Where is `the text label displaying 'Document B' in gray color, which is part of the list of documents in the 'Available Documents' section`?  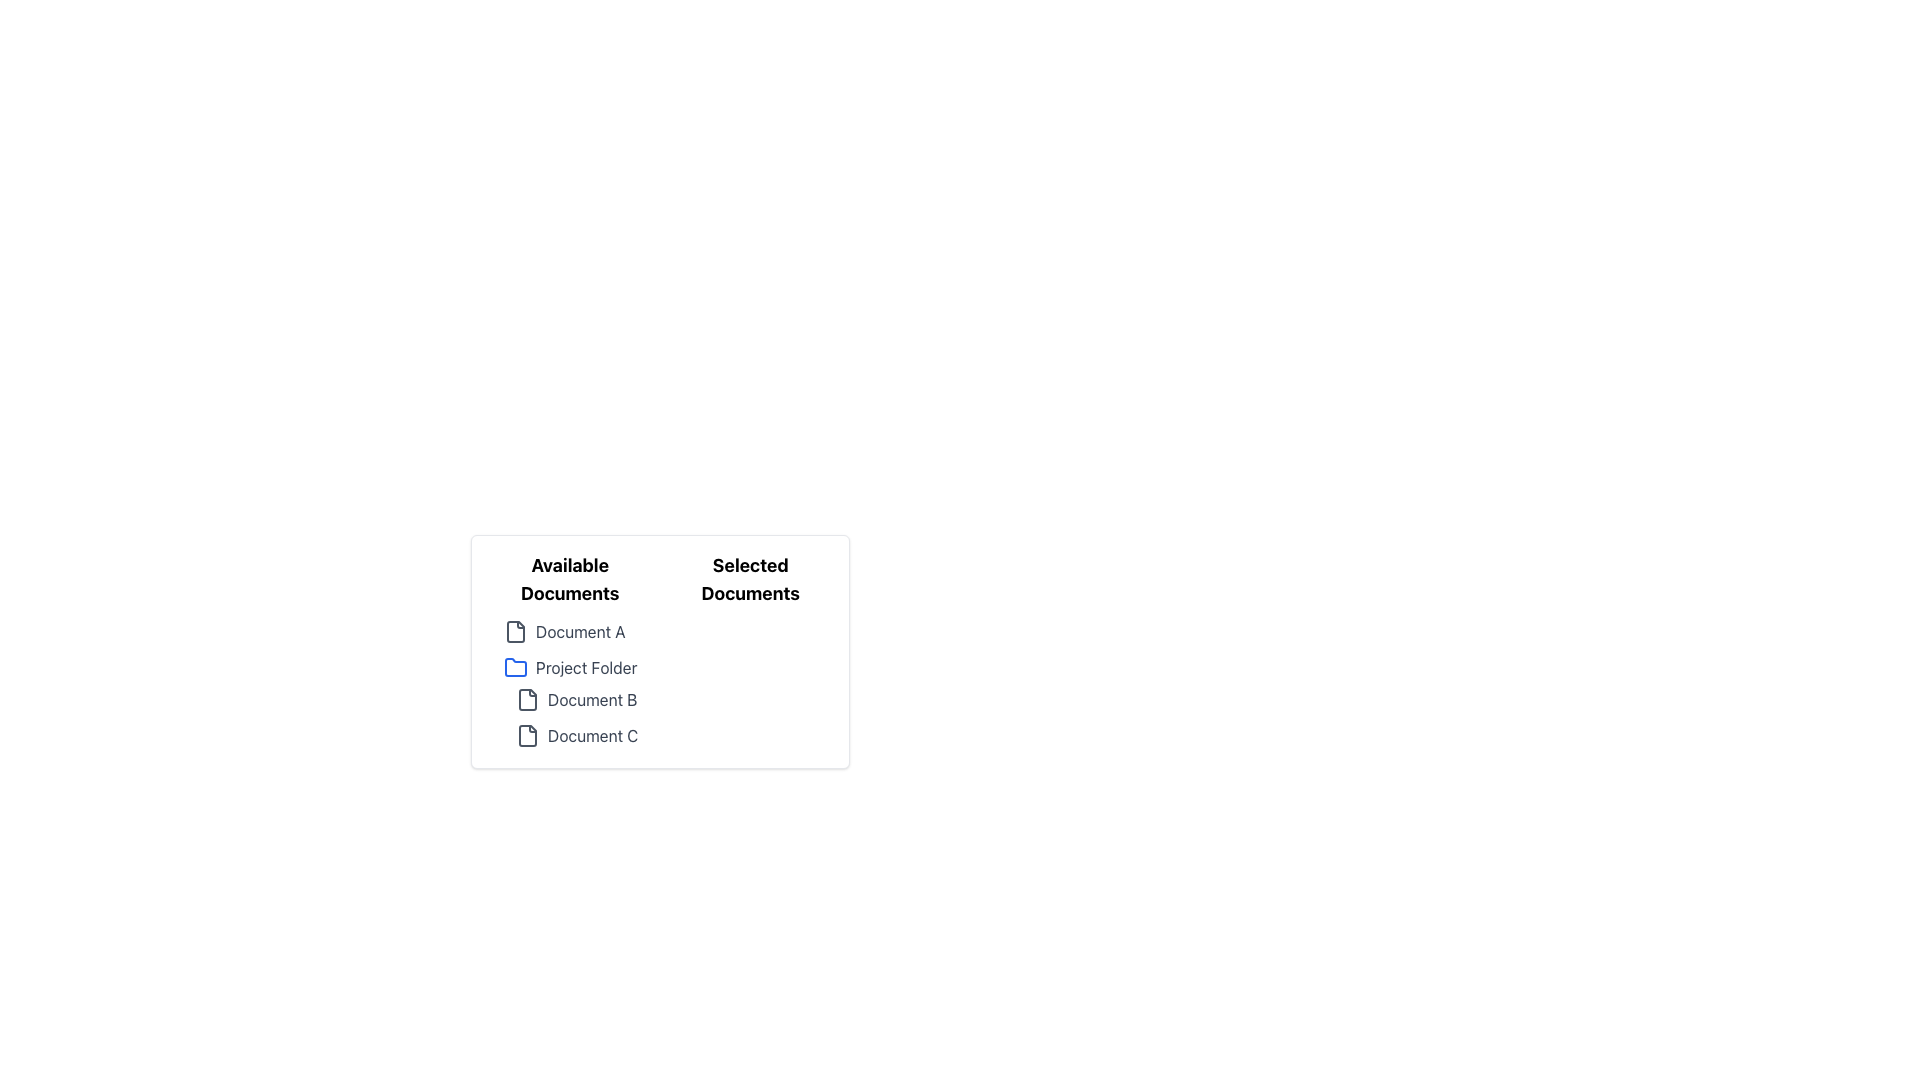
the text label displaying 'Document B' in gray color, which is part of the list of documents in the 'Available Documents' section is located at coordinates (591, 698).